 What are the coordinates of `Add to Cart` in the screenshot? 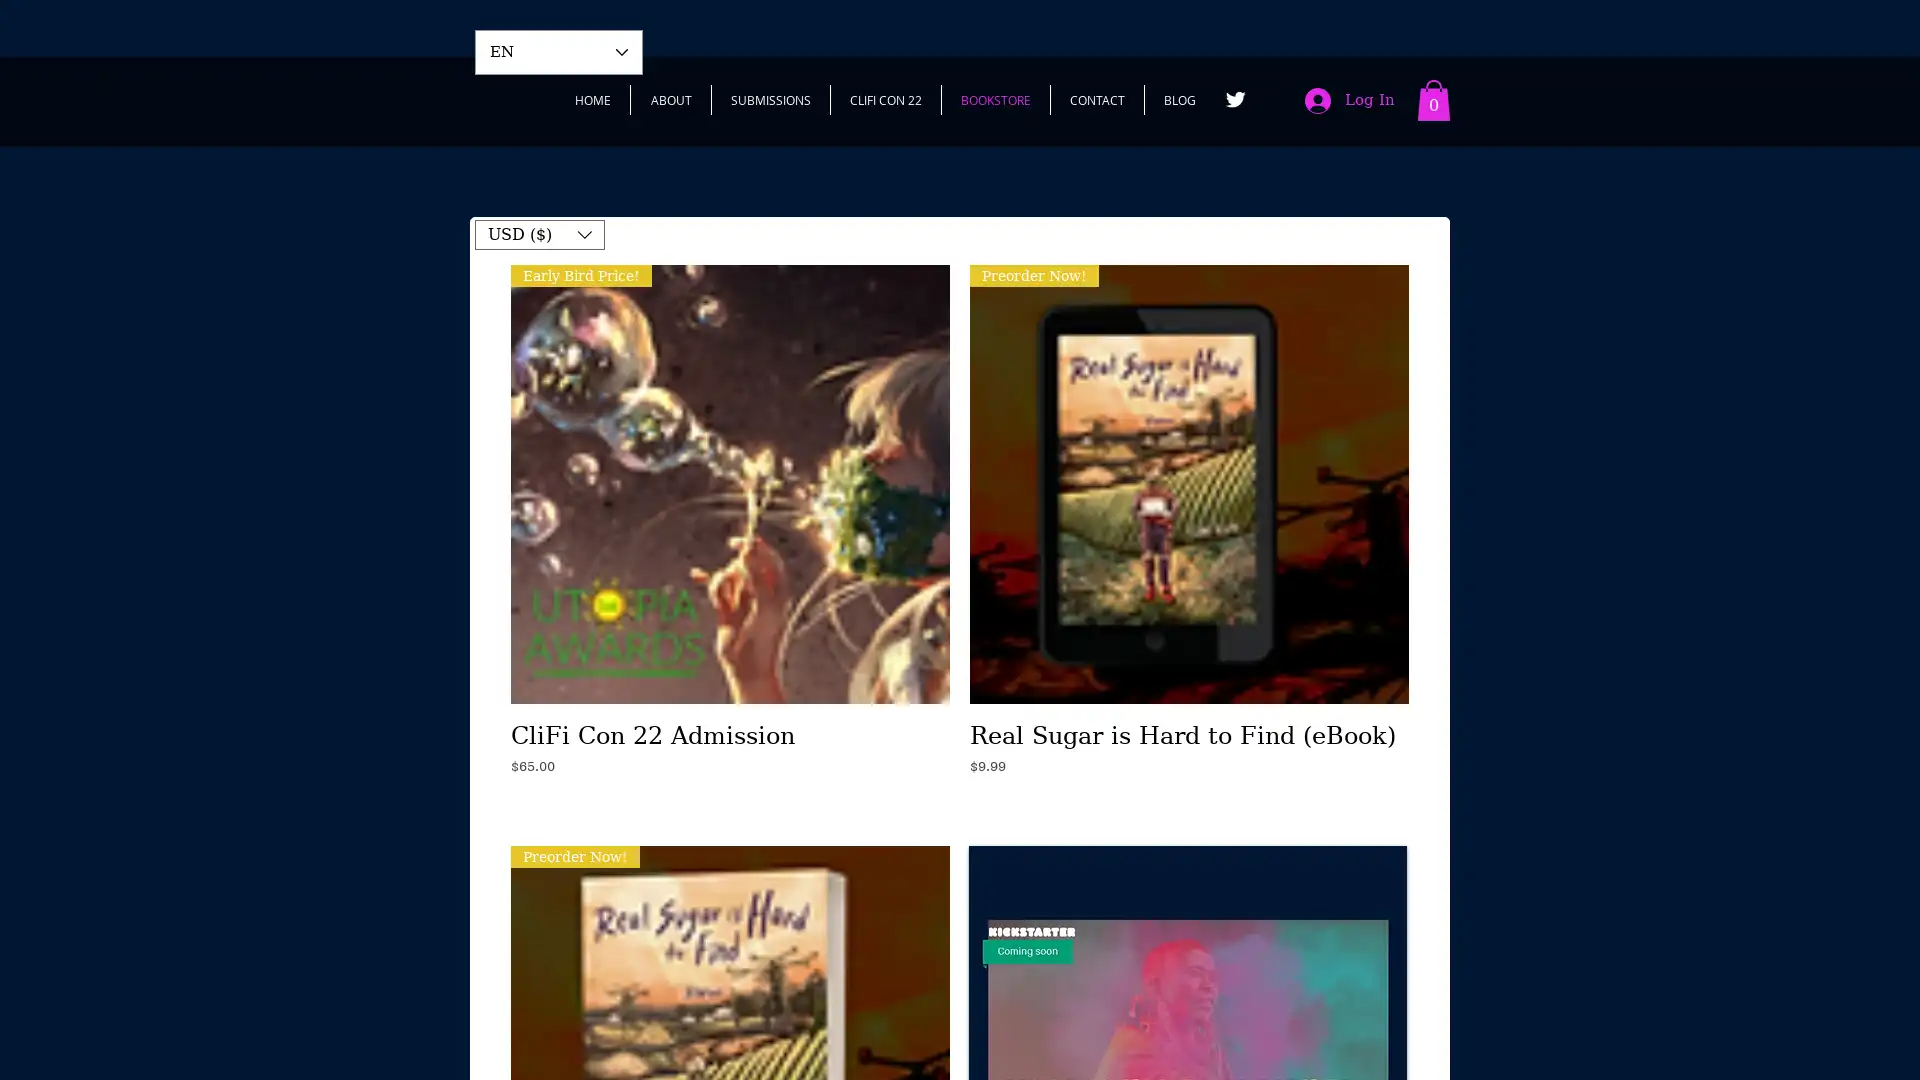 It's located at (1189, 805).